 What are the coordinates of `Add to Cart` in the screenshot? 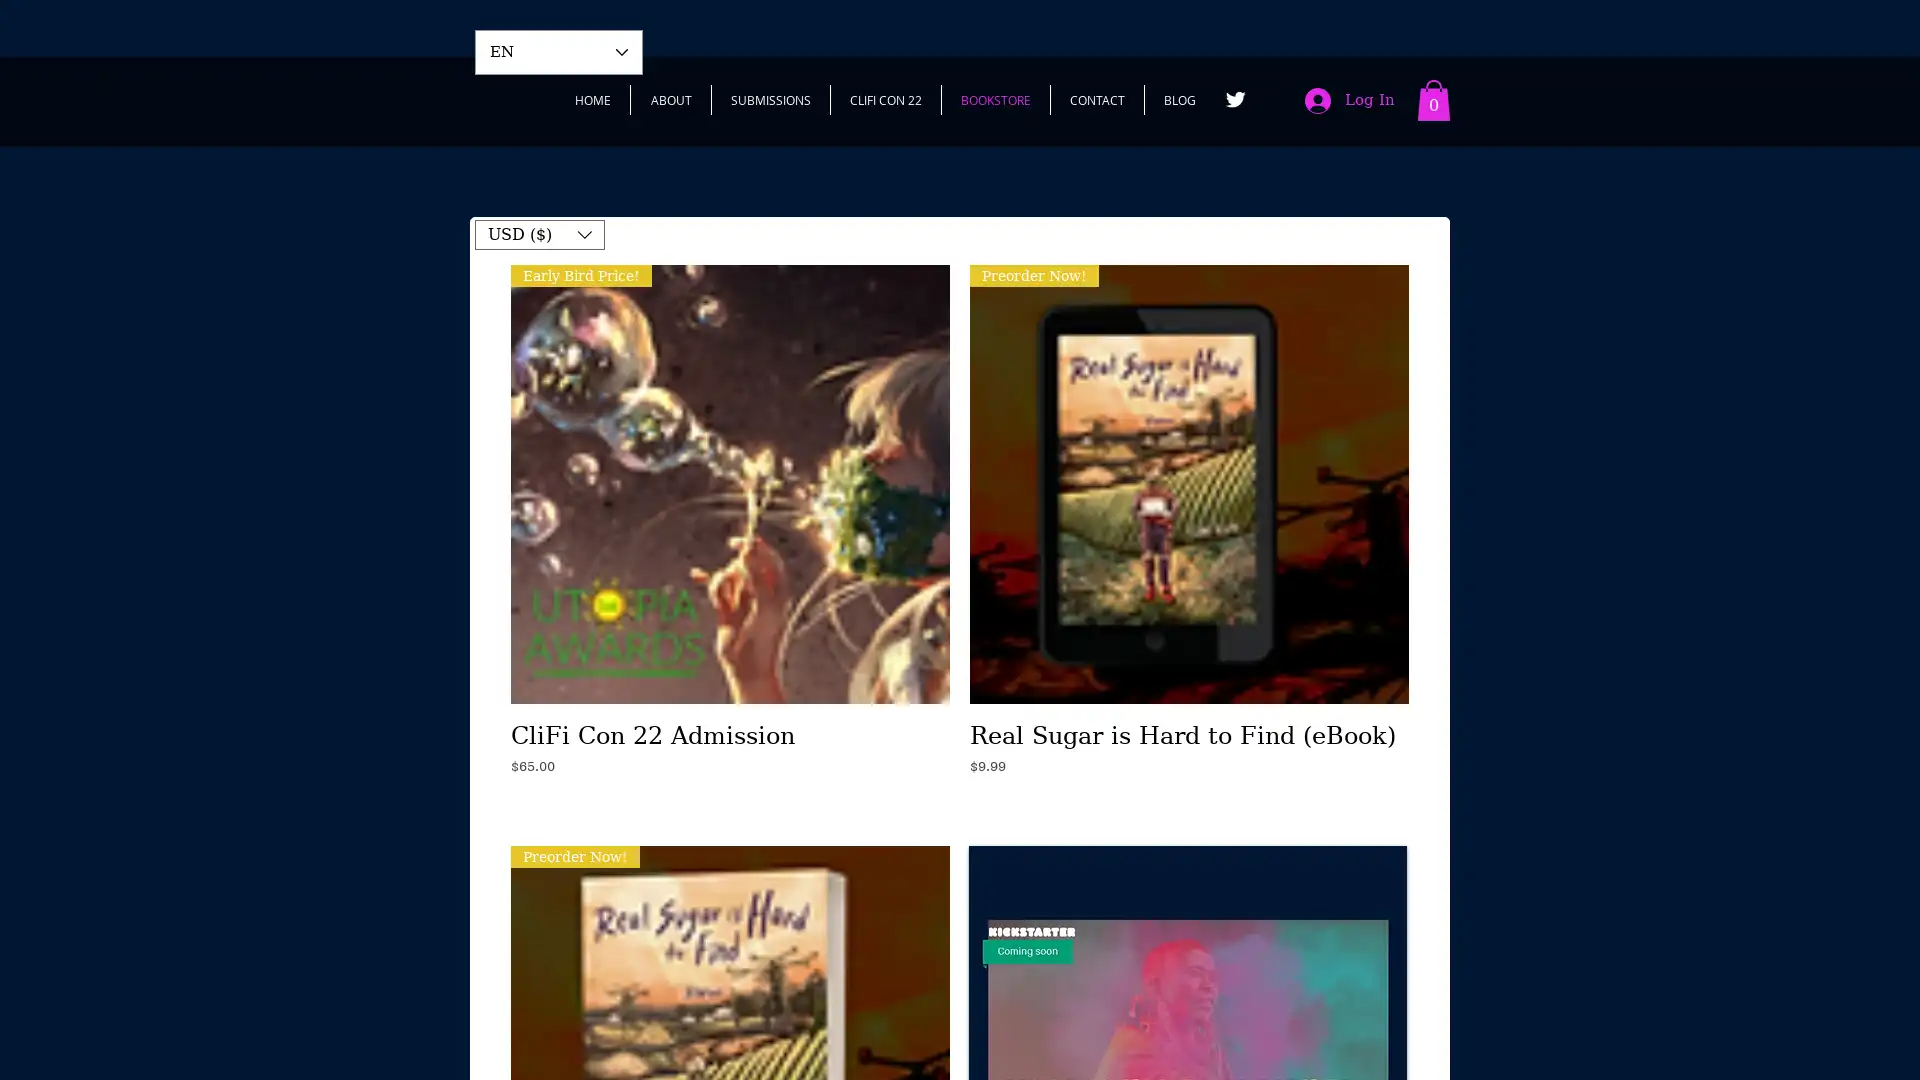 It's located at (1189, 805).